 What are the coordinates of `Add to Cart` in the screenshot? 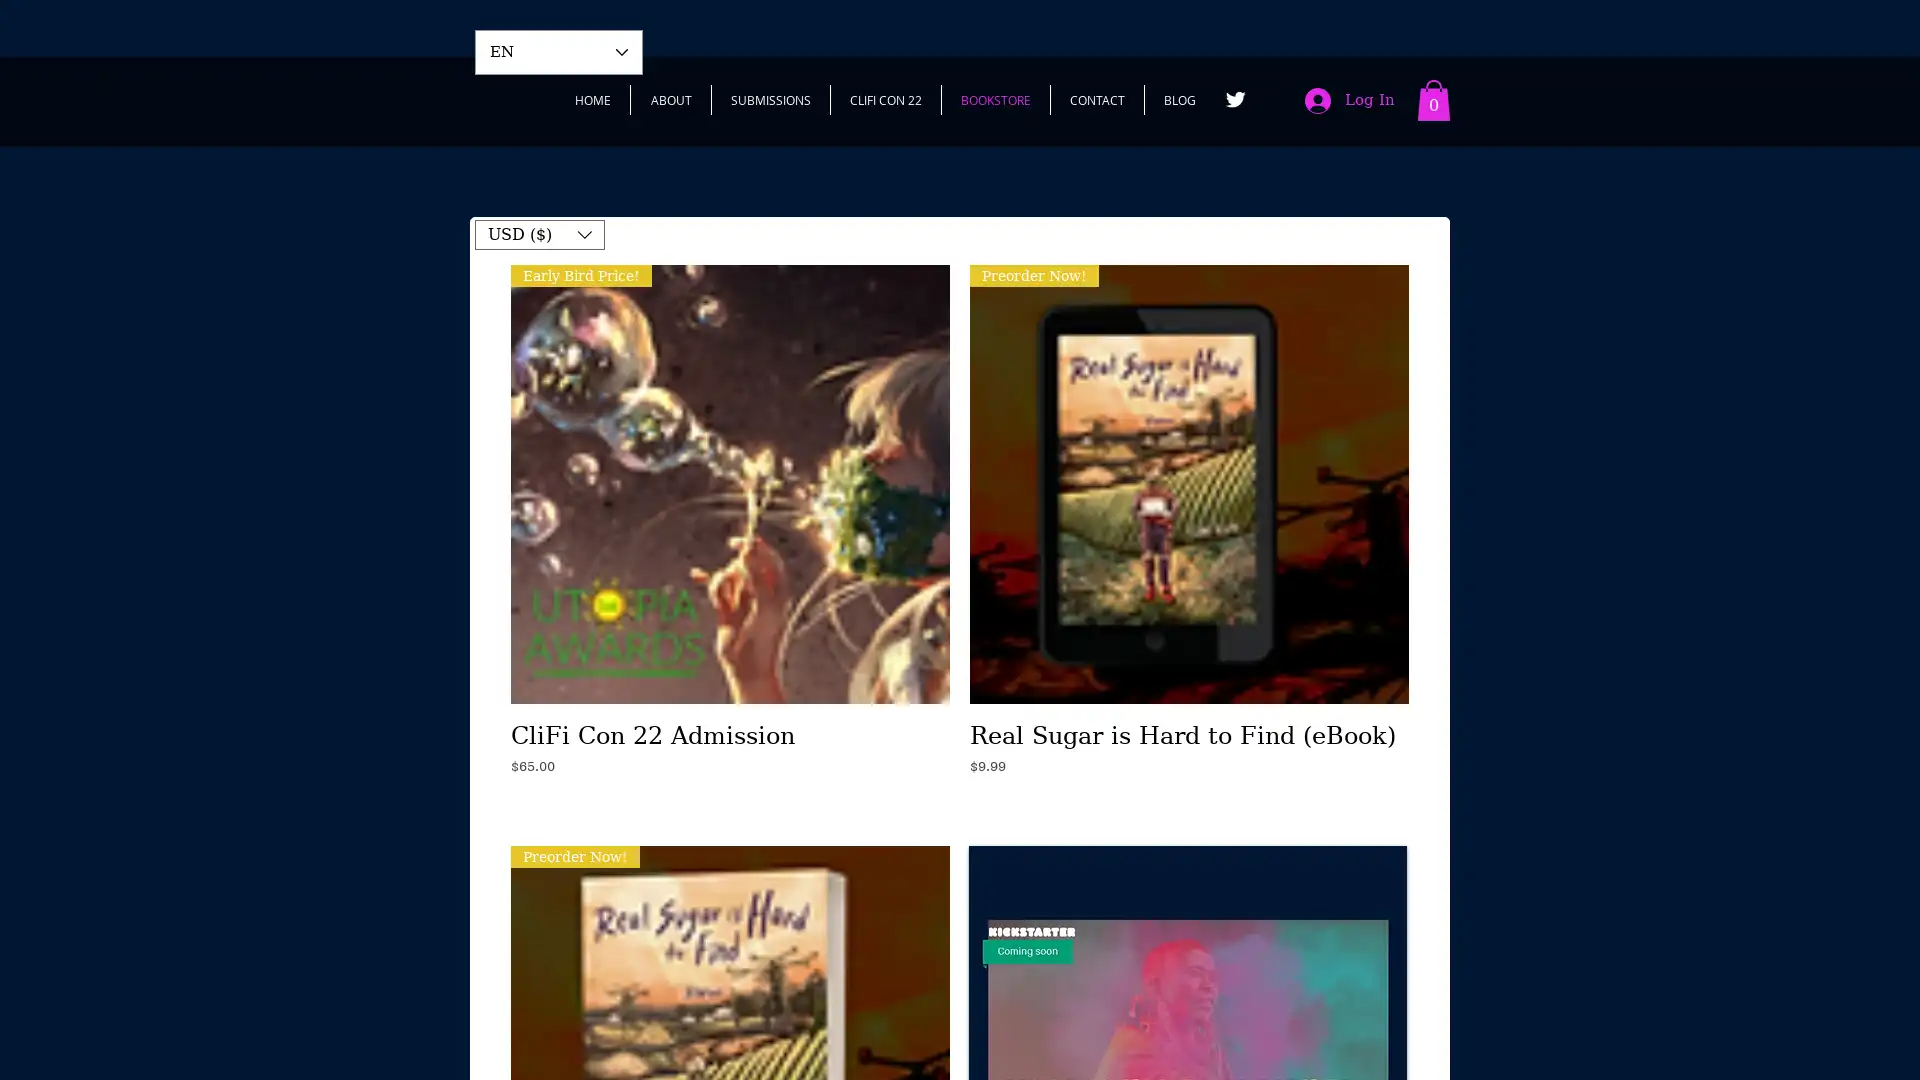 It's located at (1189, 805).